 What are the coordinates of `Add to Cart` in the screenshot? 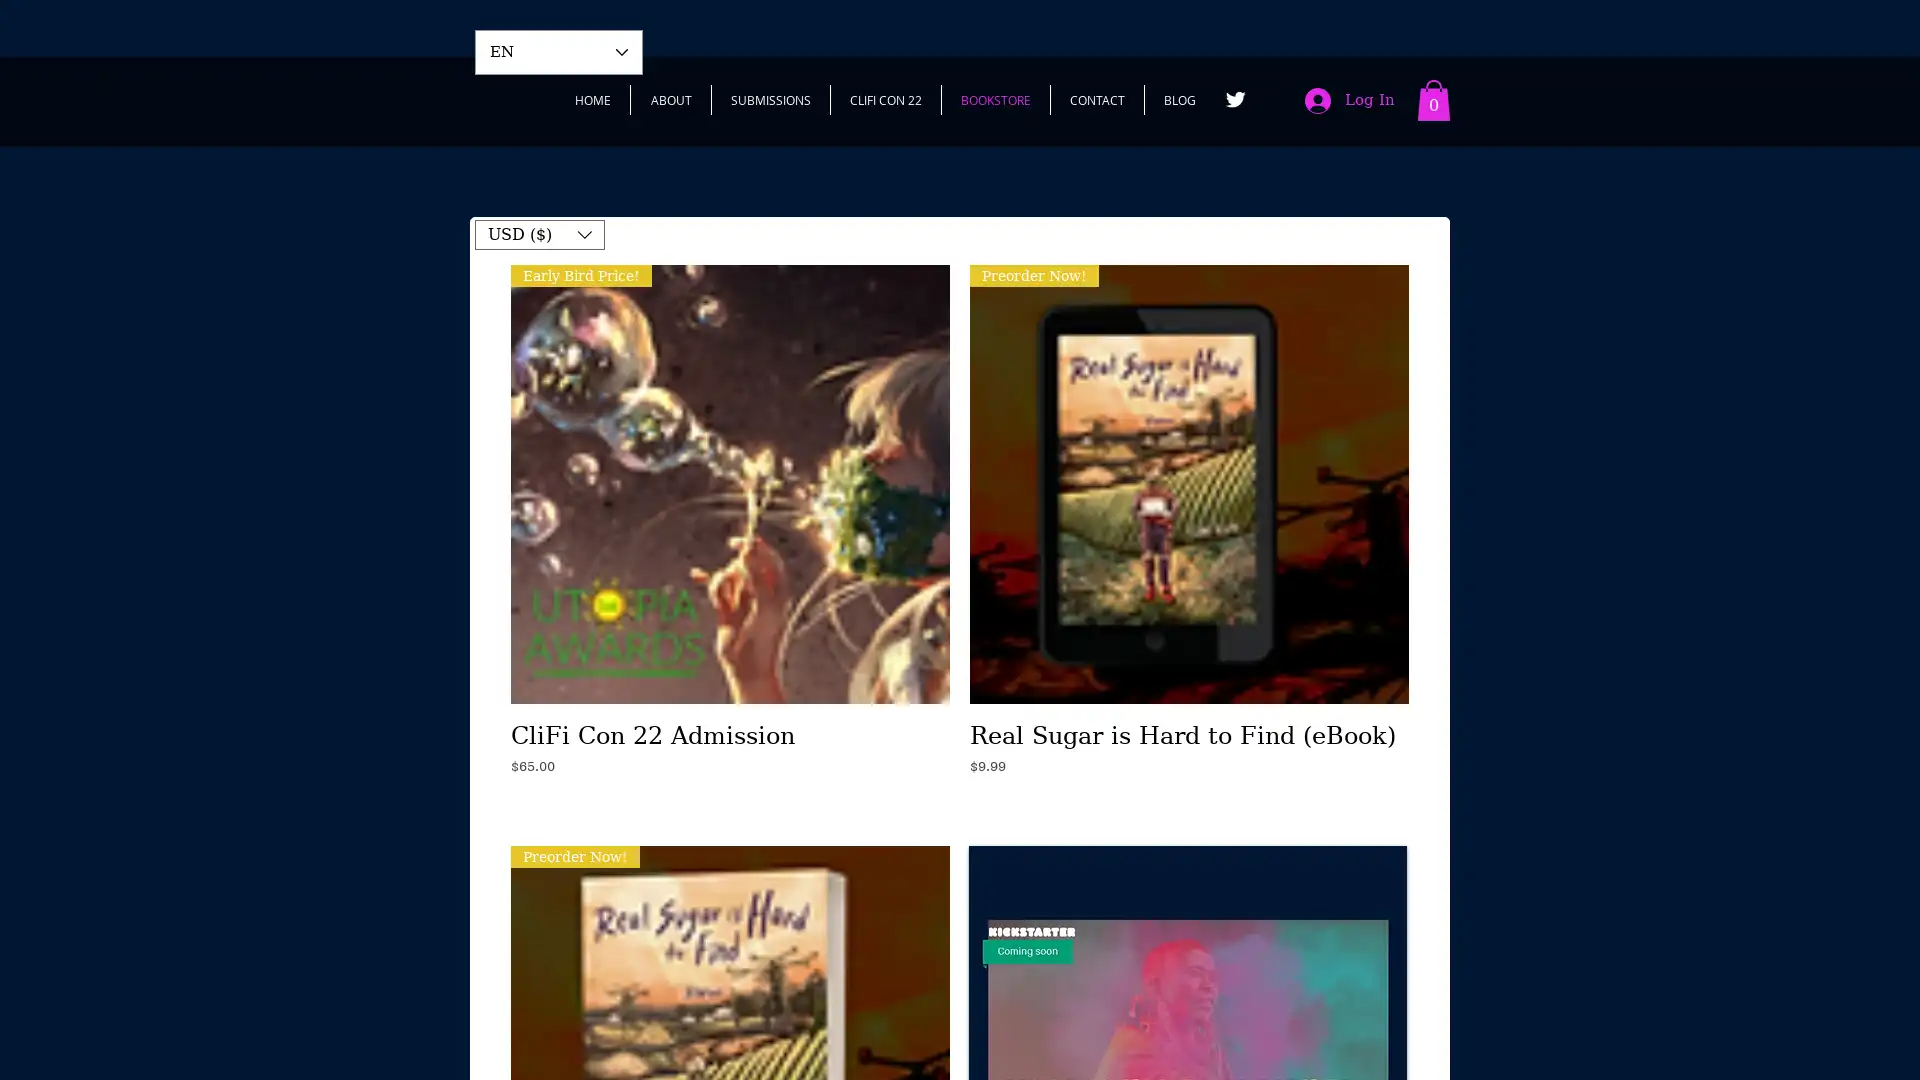 It's located at (1189, 805).